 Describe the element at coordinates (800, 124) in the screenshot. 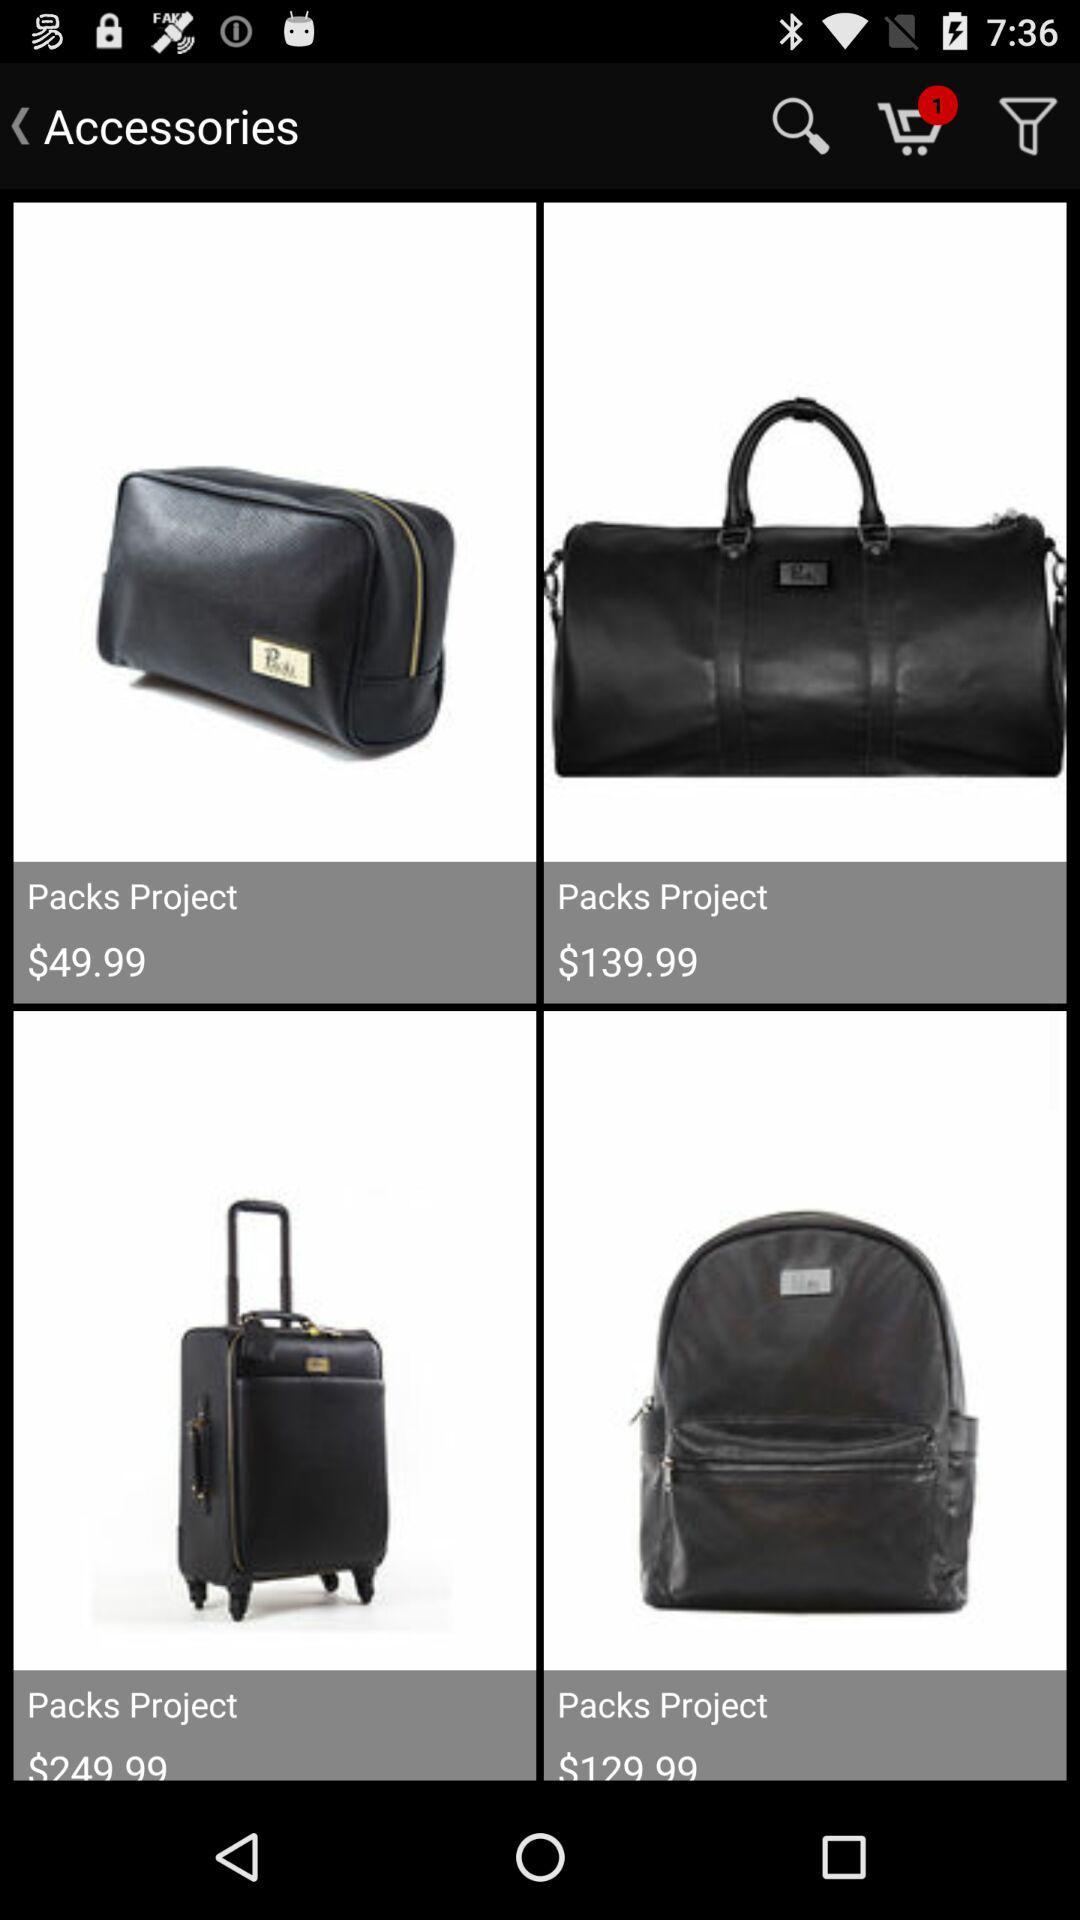

I see `the item next to the accessories item` at that location.